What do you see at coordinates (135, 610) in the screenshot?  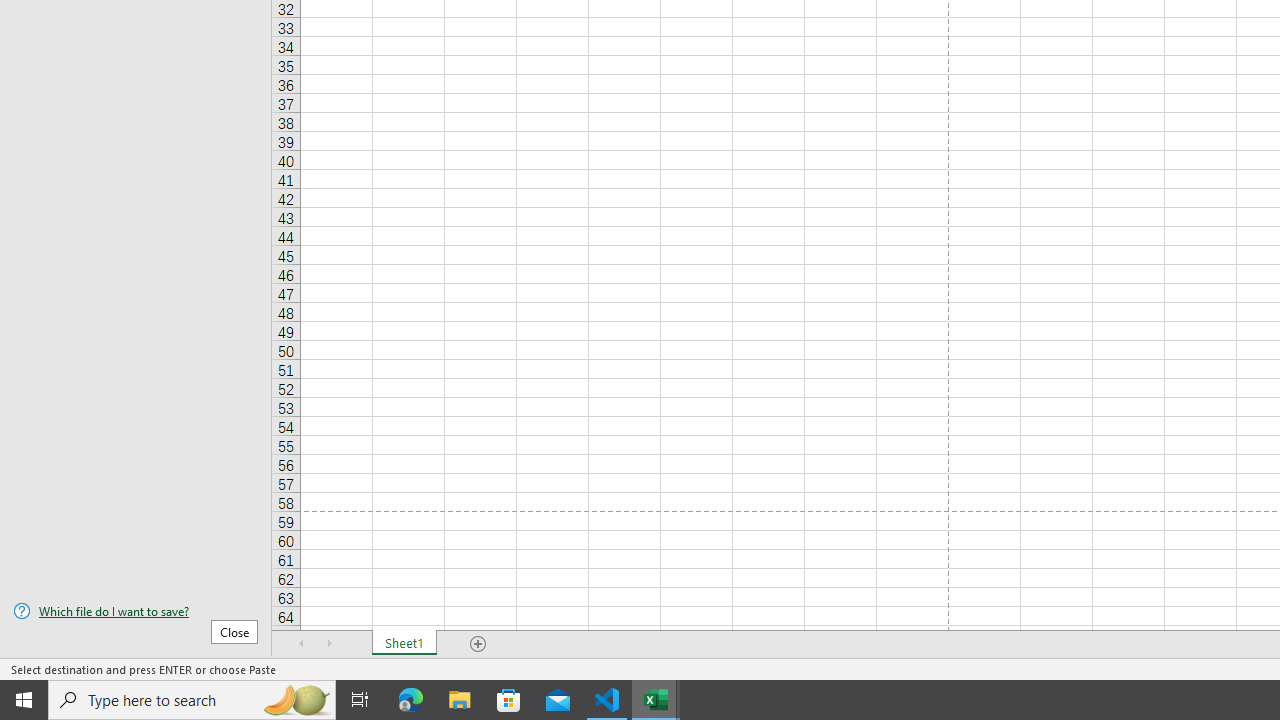 I see `'Which file do I want to save?'` at bounding box center [135, 610].